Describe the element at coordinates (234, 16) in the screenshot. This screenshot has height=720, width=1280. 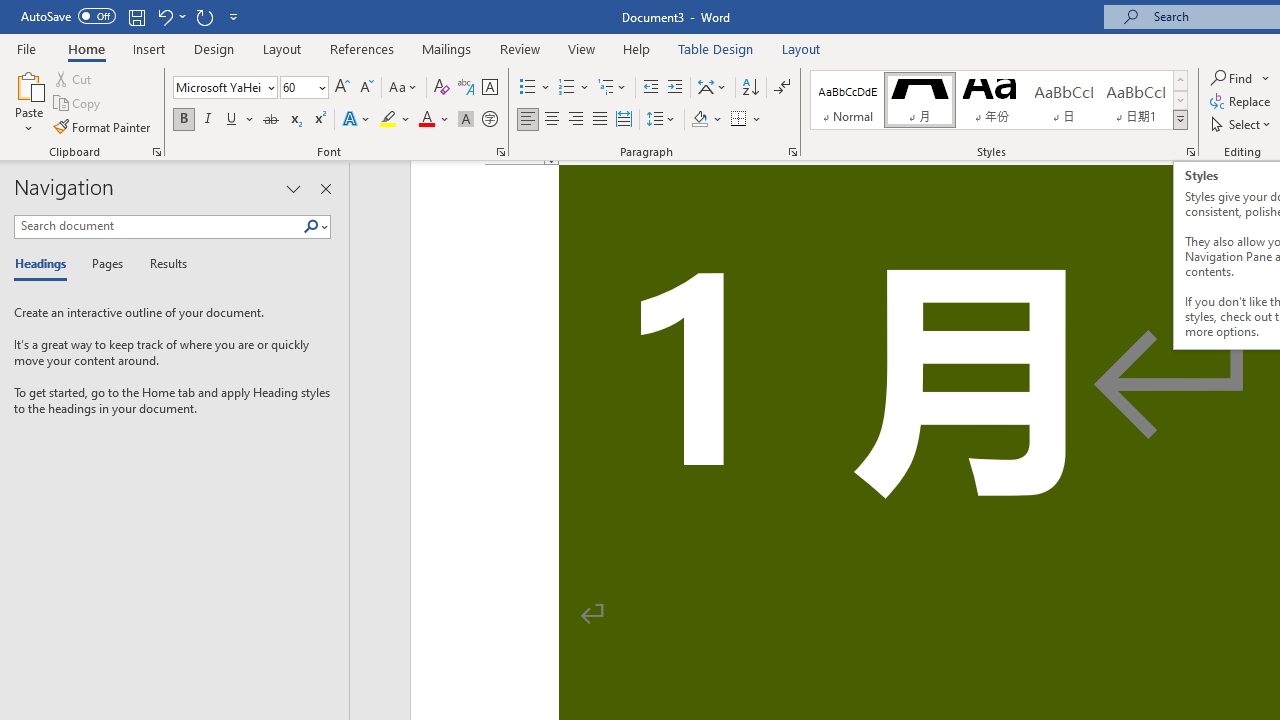
I see `'Customize Quick Access Toolbar'` at that location.